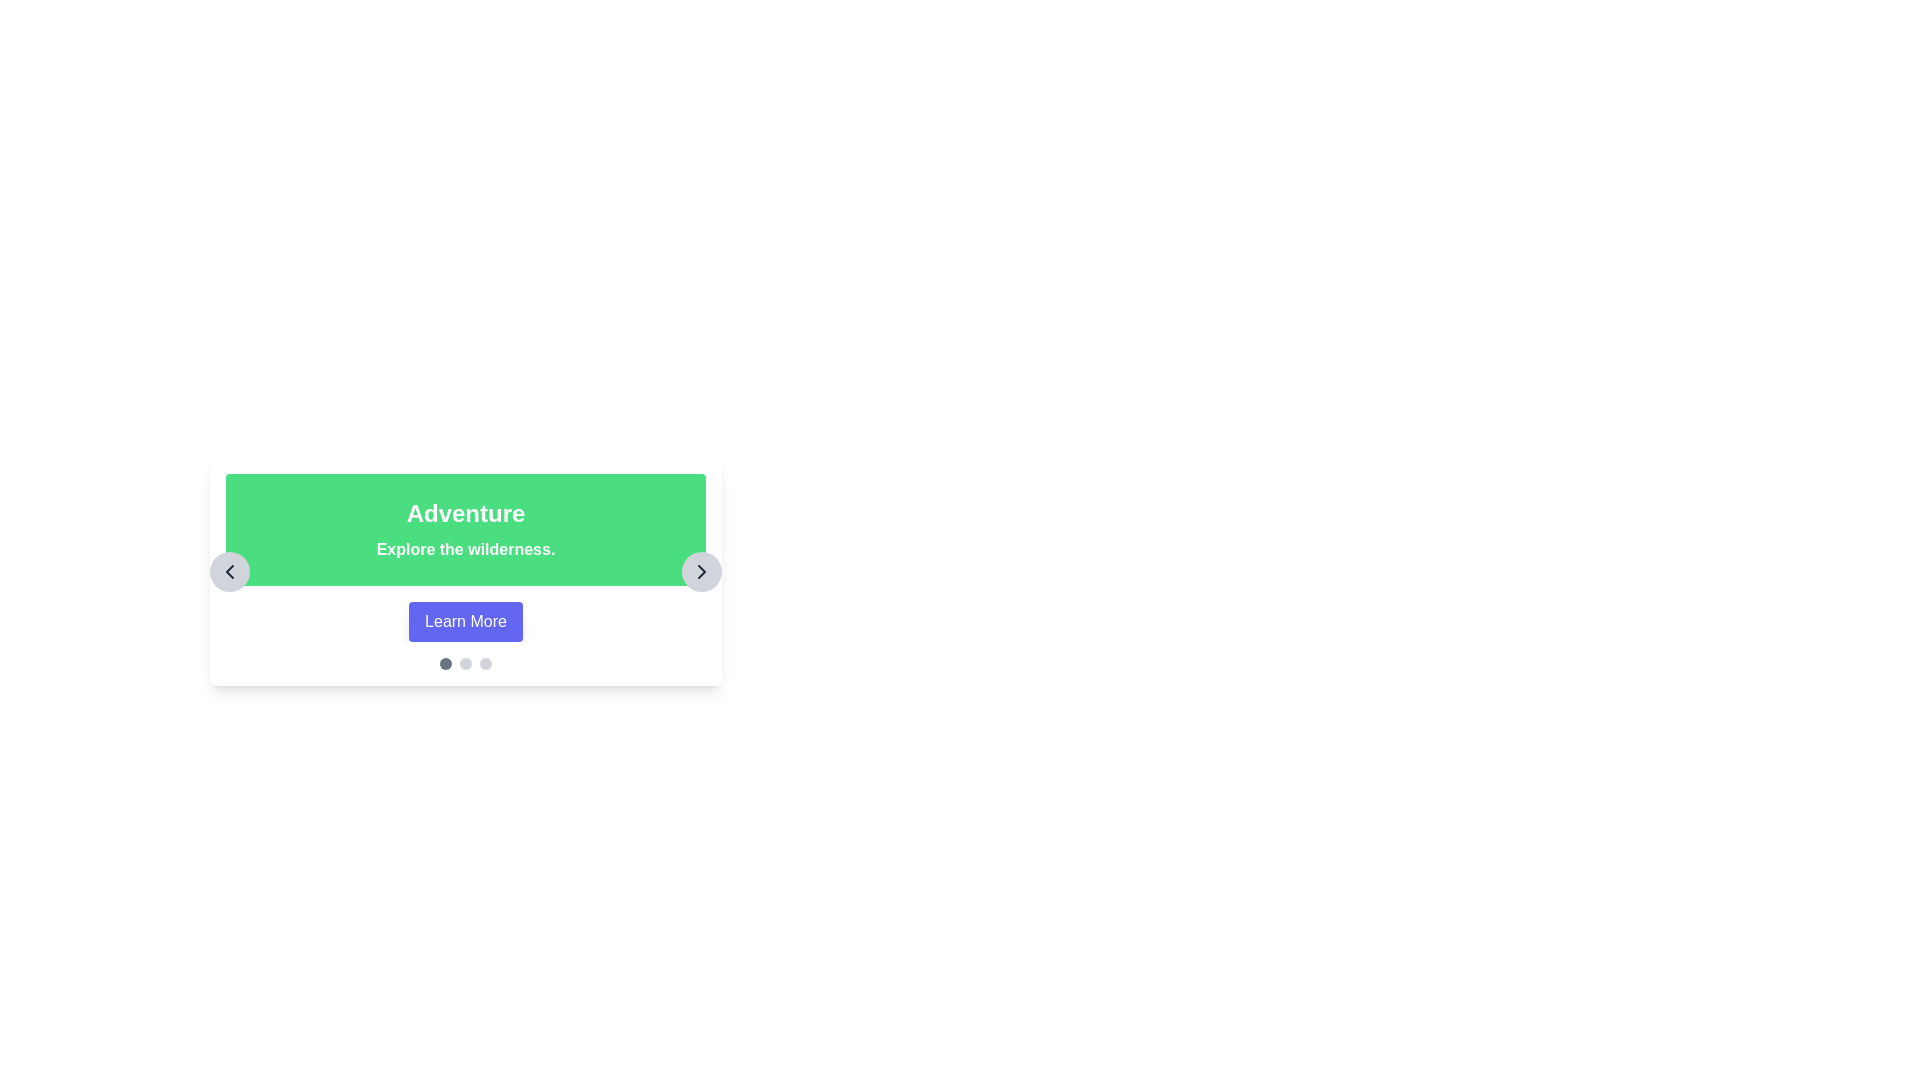  I want to click on the circular button with a gray background and leftward-pointing arrow icon, located in the center-left of the 'Adventure' card, so click(230, 571).